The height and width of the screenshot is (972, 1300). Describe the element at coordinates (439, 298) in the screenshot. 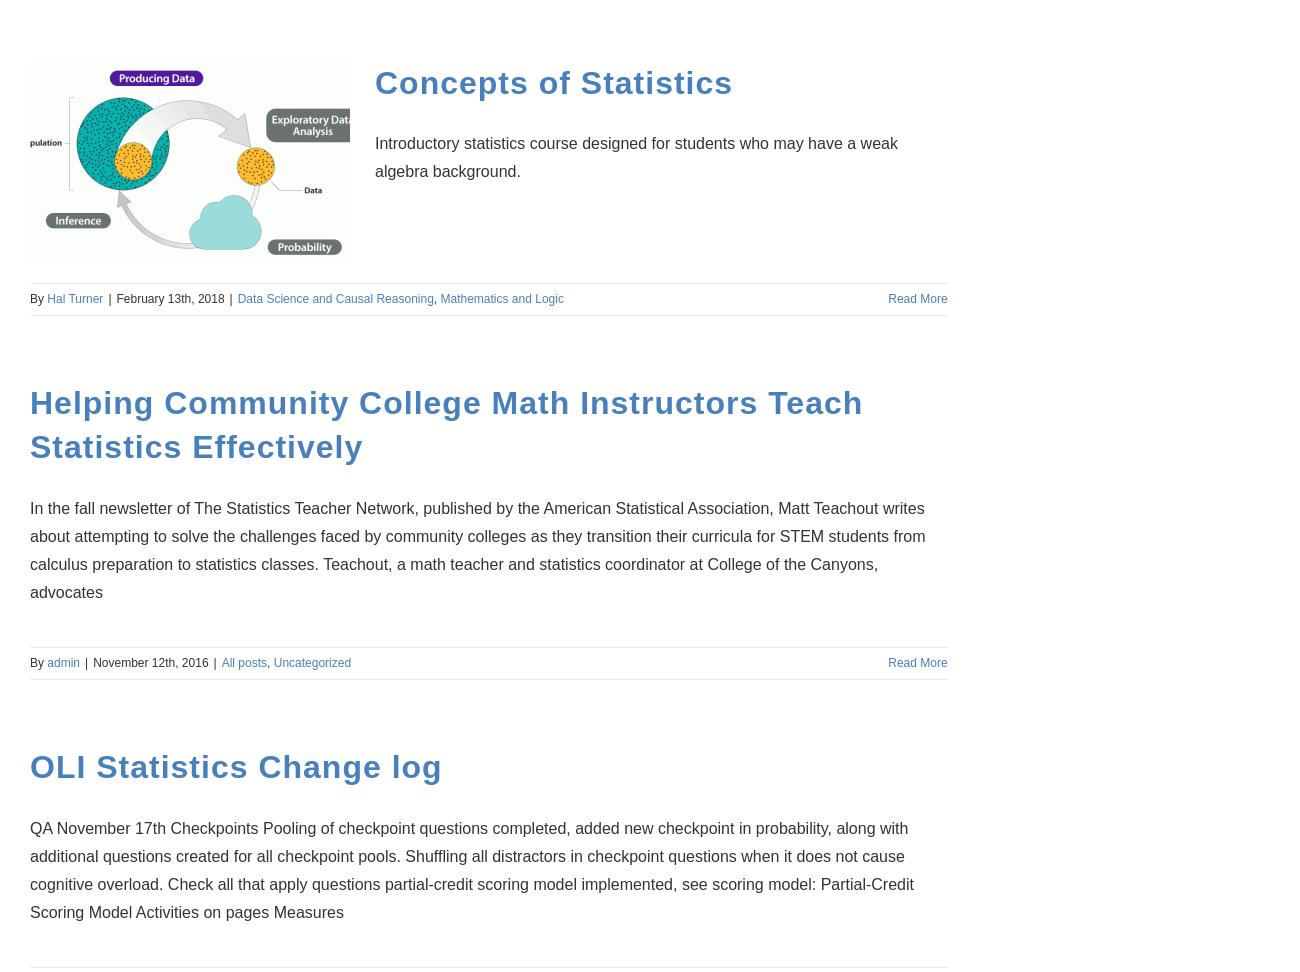

I see `'Mathematics and Logic'` at that location.